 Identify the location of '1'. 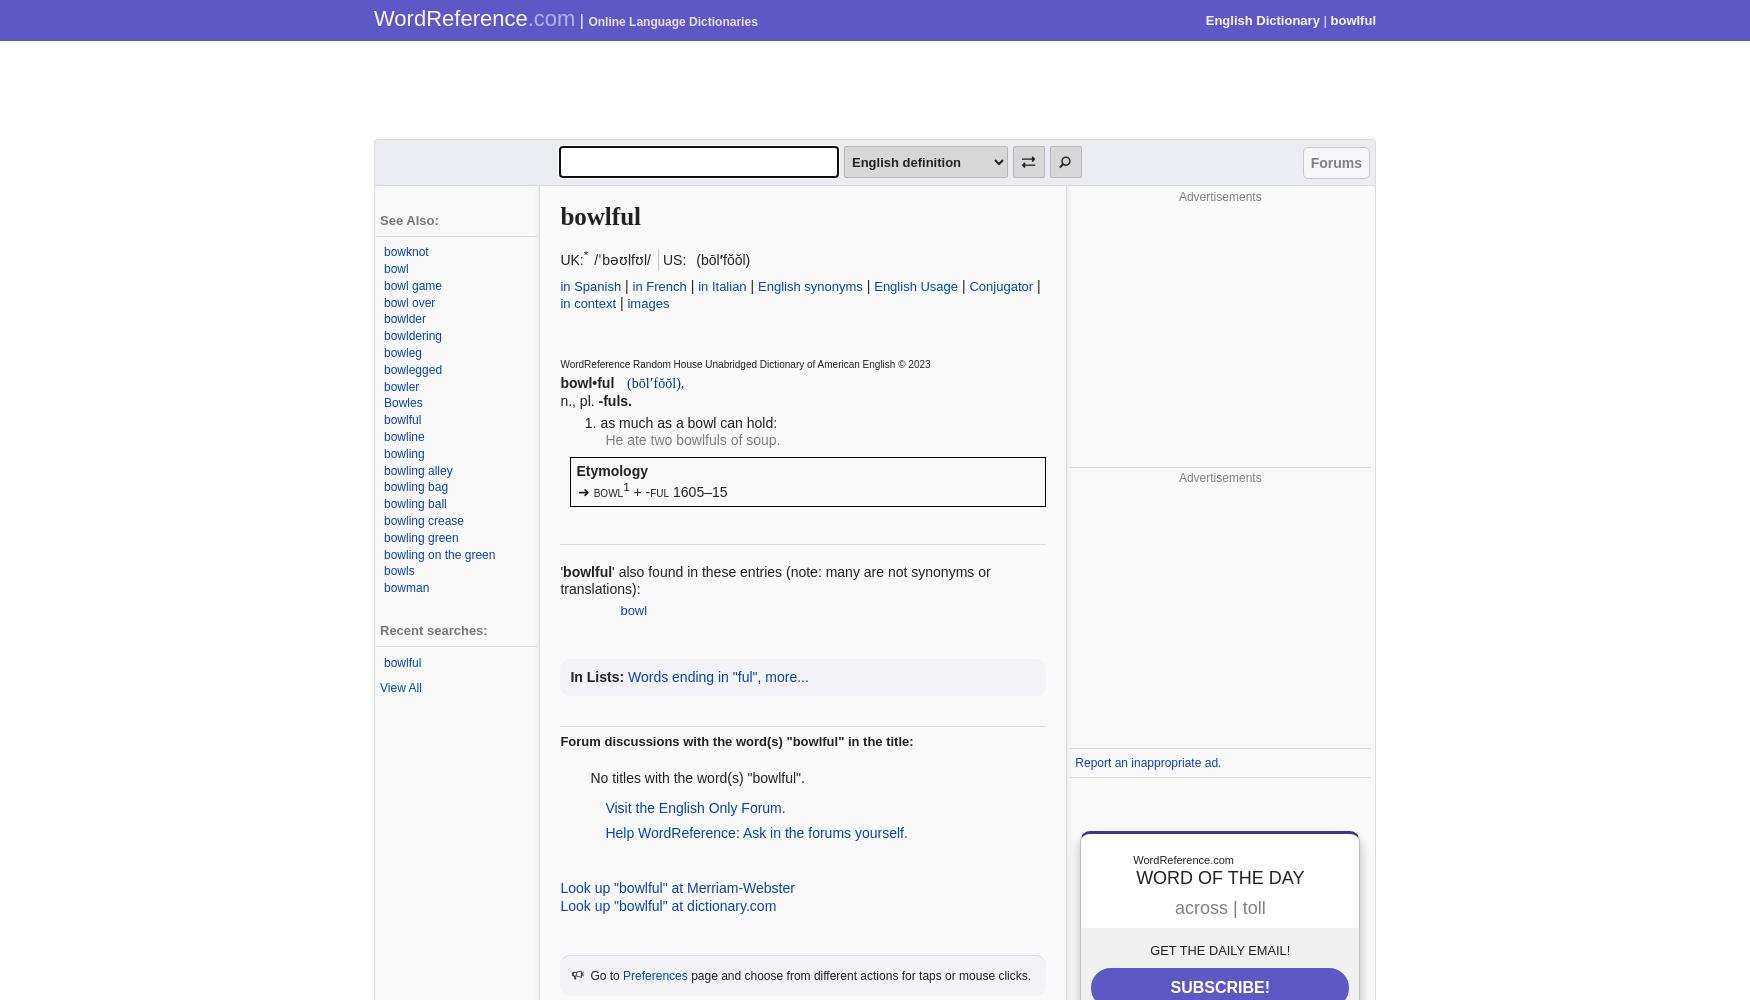
(625, 485).